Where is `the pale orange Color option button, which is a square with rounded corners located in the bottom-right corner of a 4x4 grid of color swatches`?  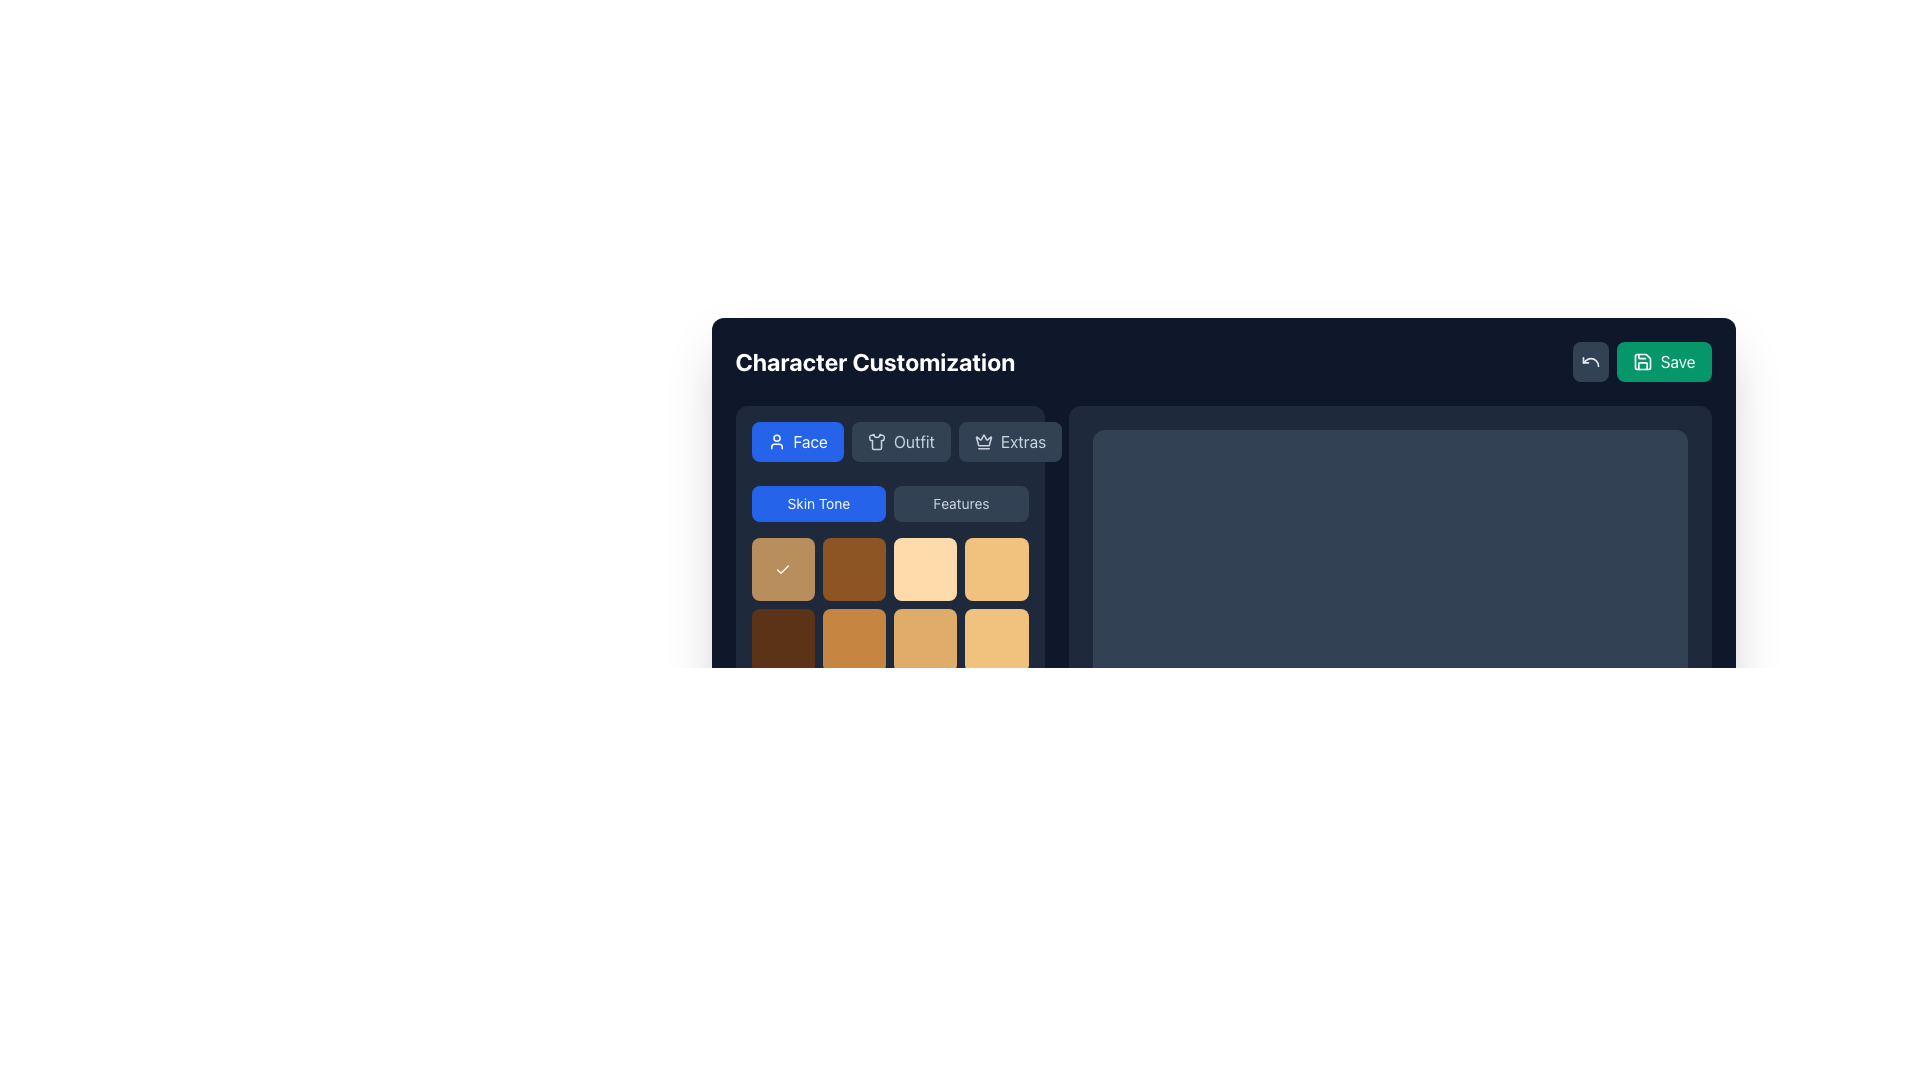
the pale orange Color option button, which is a square with rounded corners located in the bottom-right corner of a 4x4 grid of color swatches is located at coordinates (997, 640).